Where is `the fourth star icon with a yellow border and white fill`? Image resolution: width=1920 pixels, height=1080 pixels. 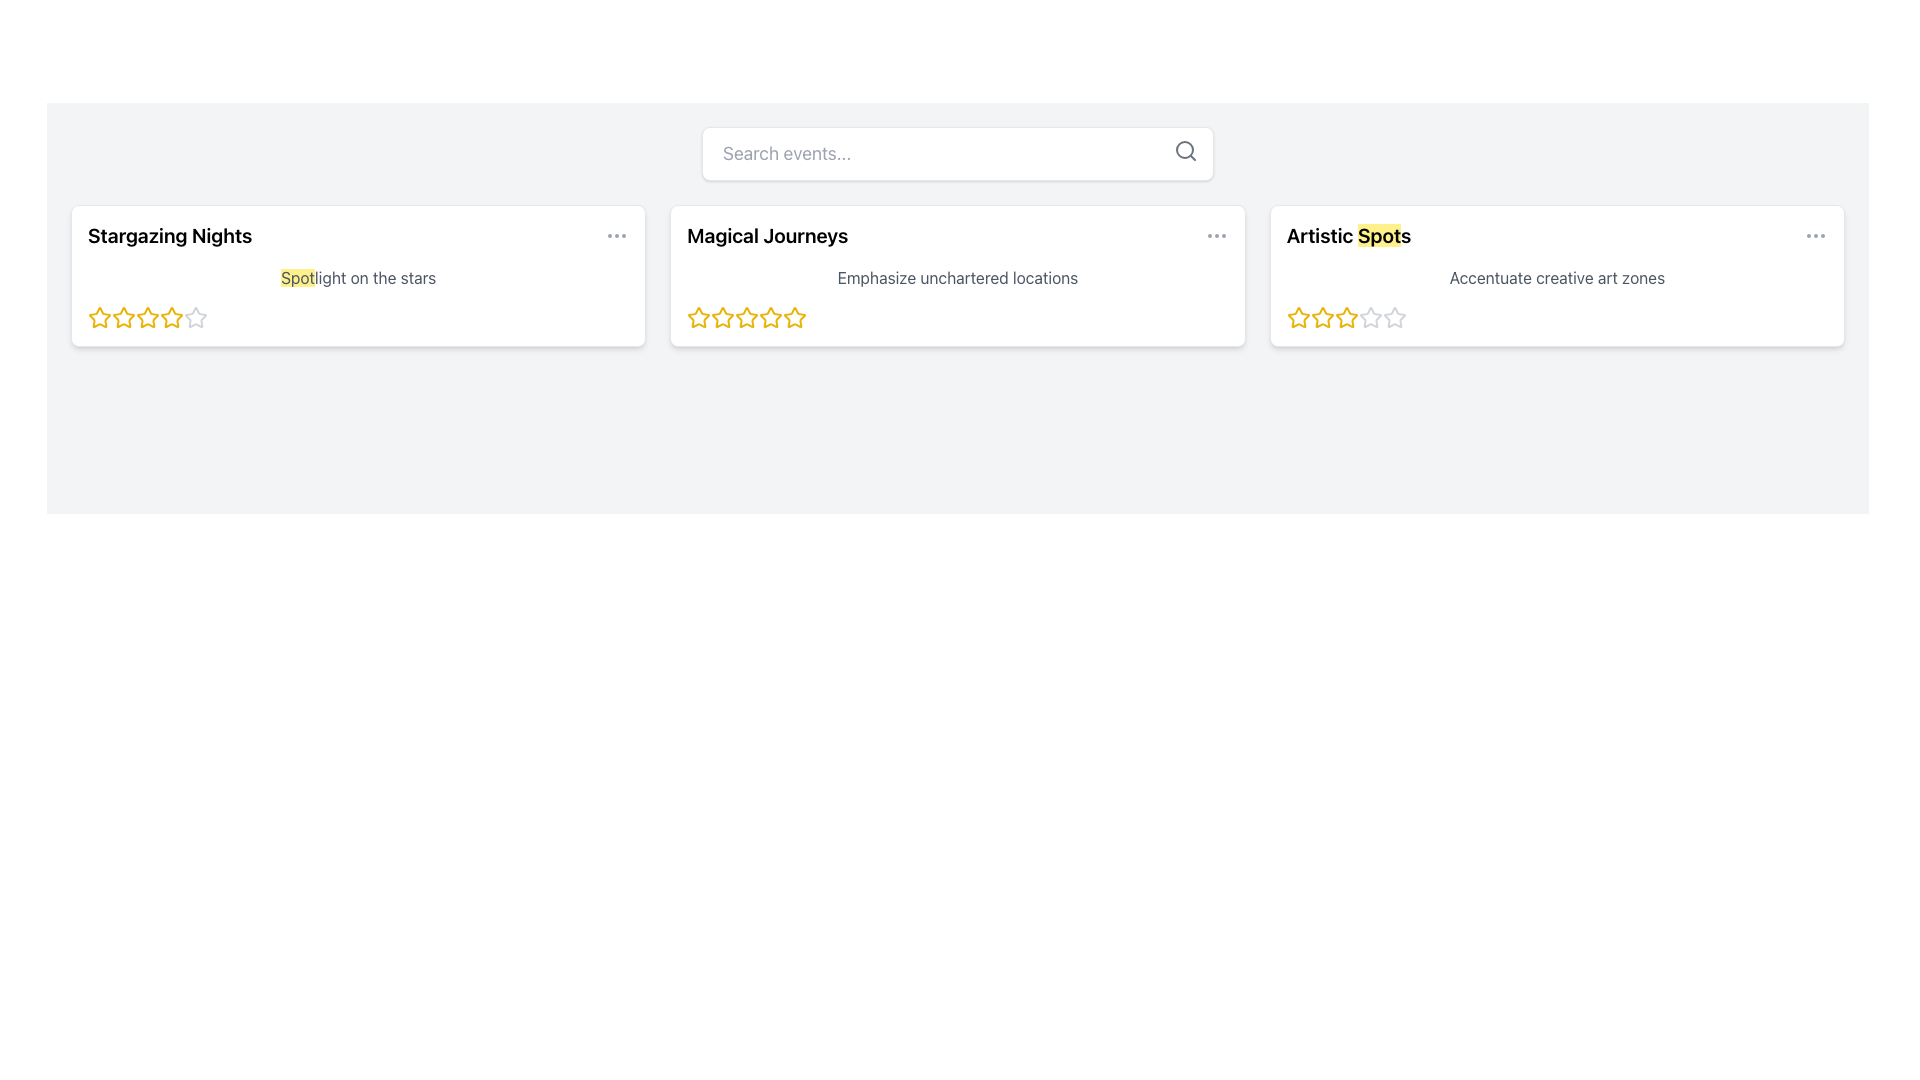 the fourth star icon with a yellow border and white fill is located at coordinates (1346, 316).